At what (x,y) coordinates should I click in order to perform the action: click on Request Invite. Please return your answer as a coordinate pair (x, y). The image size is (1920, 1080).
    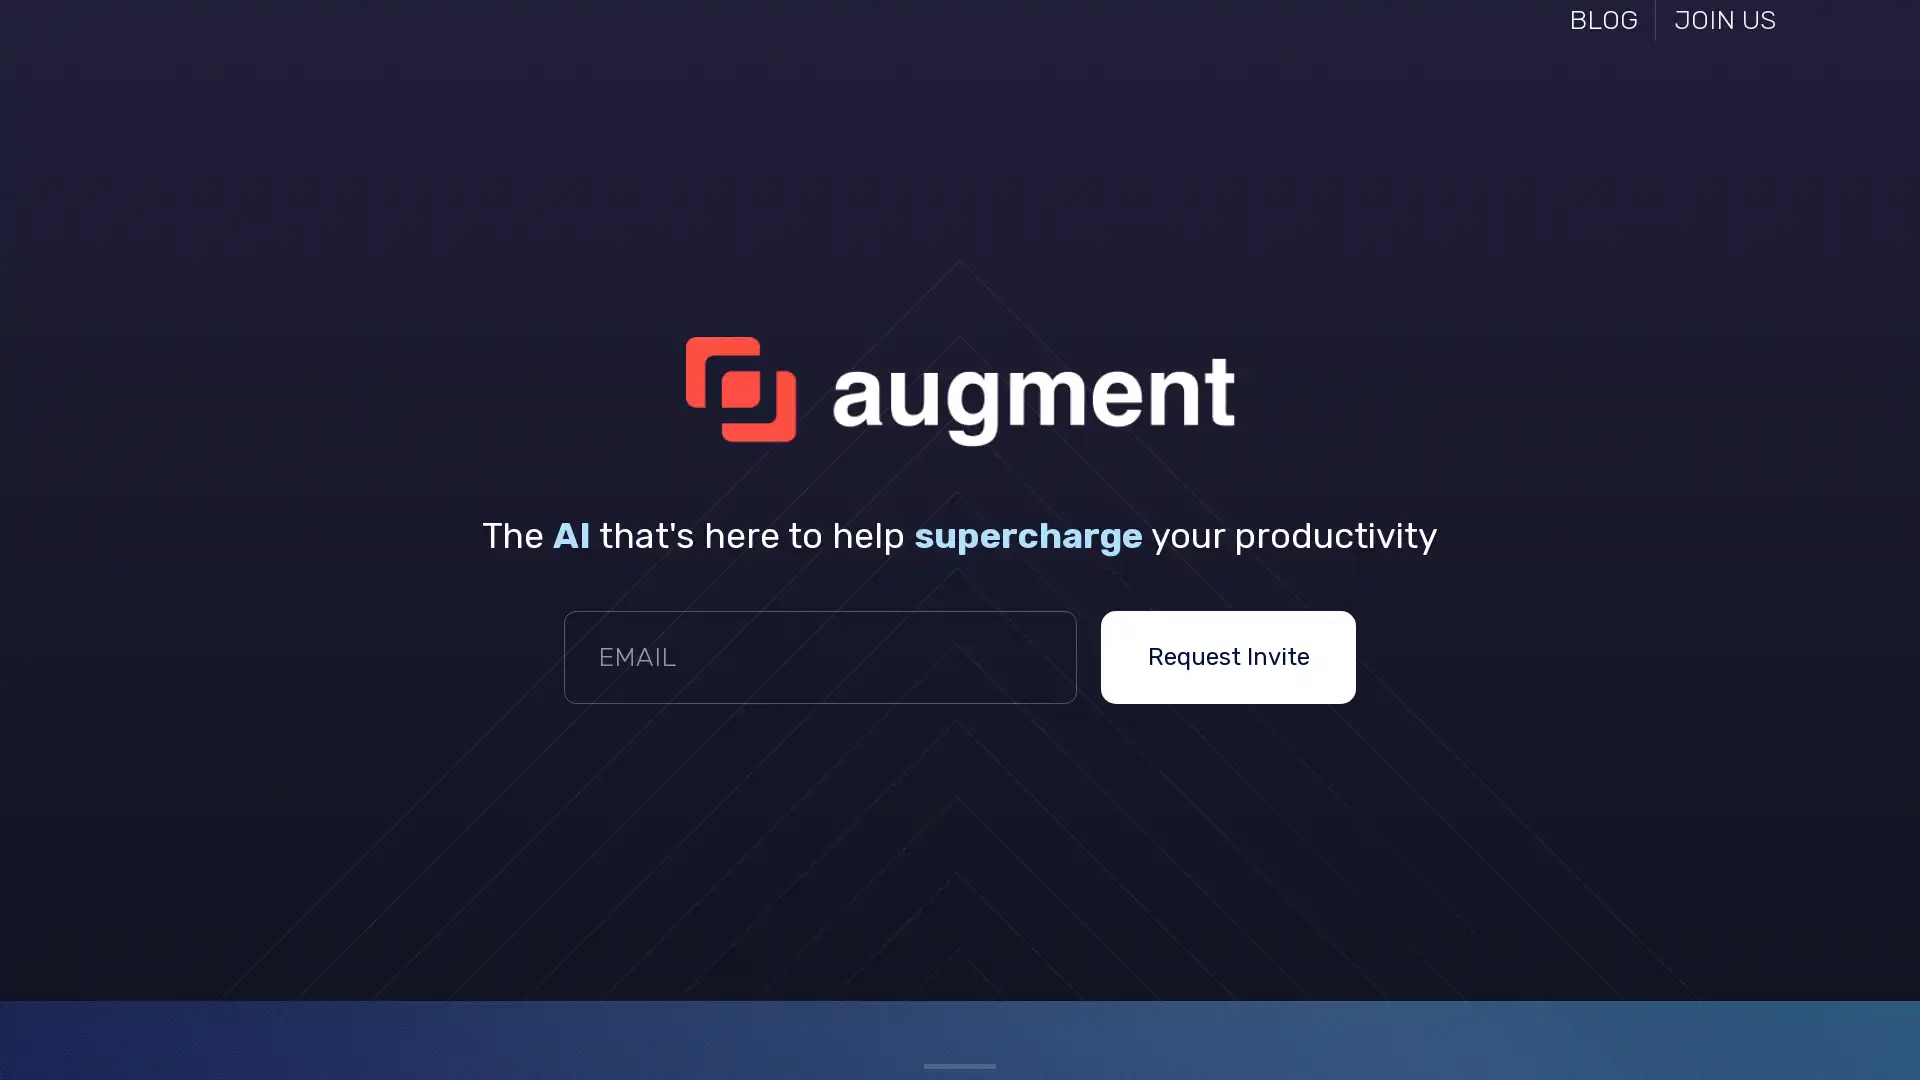
    Looking at the image, I should click on (1227, 656).